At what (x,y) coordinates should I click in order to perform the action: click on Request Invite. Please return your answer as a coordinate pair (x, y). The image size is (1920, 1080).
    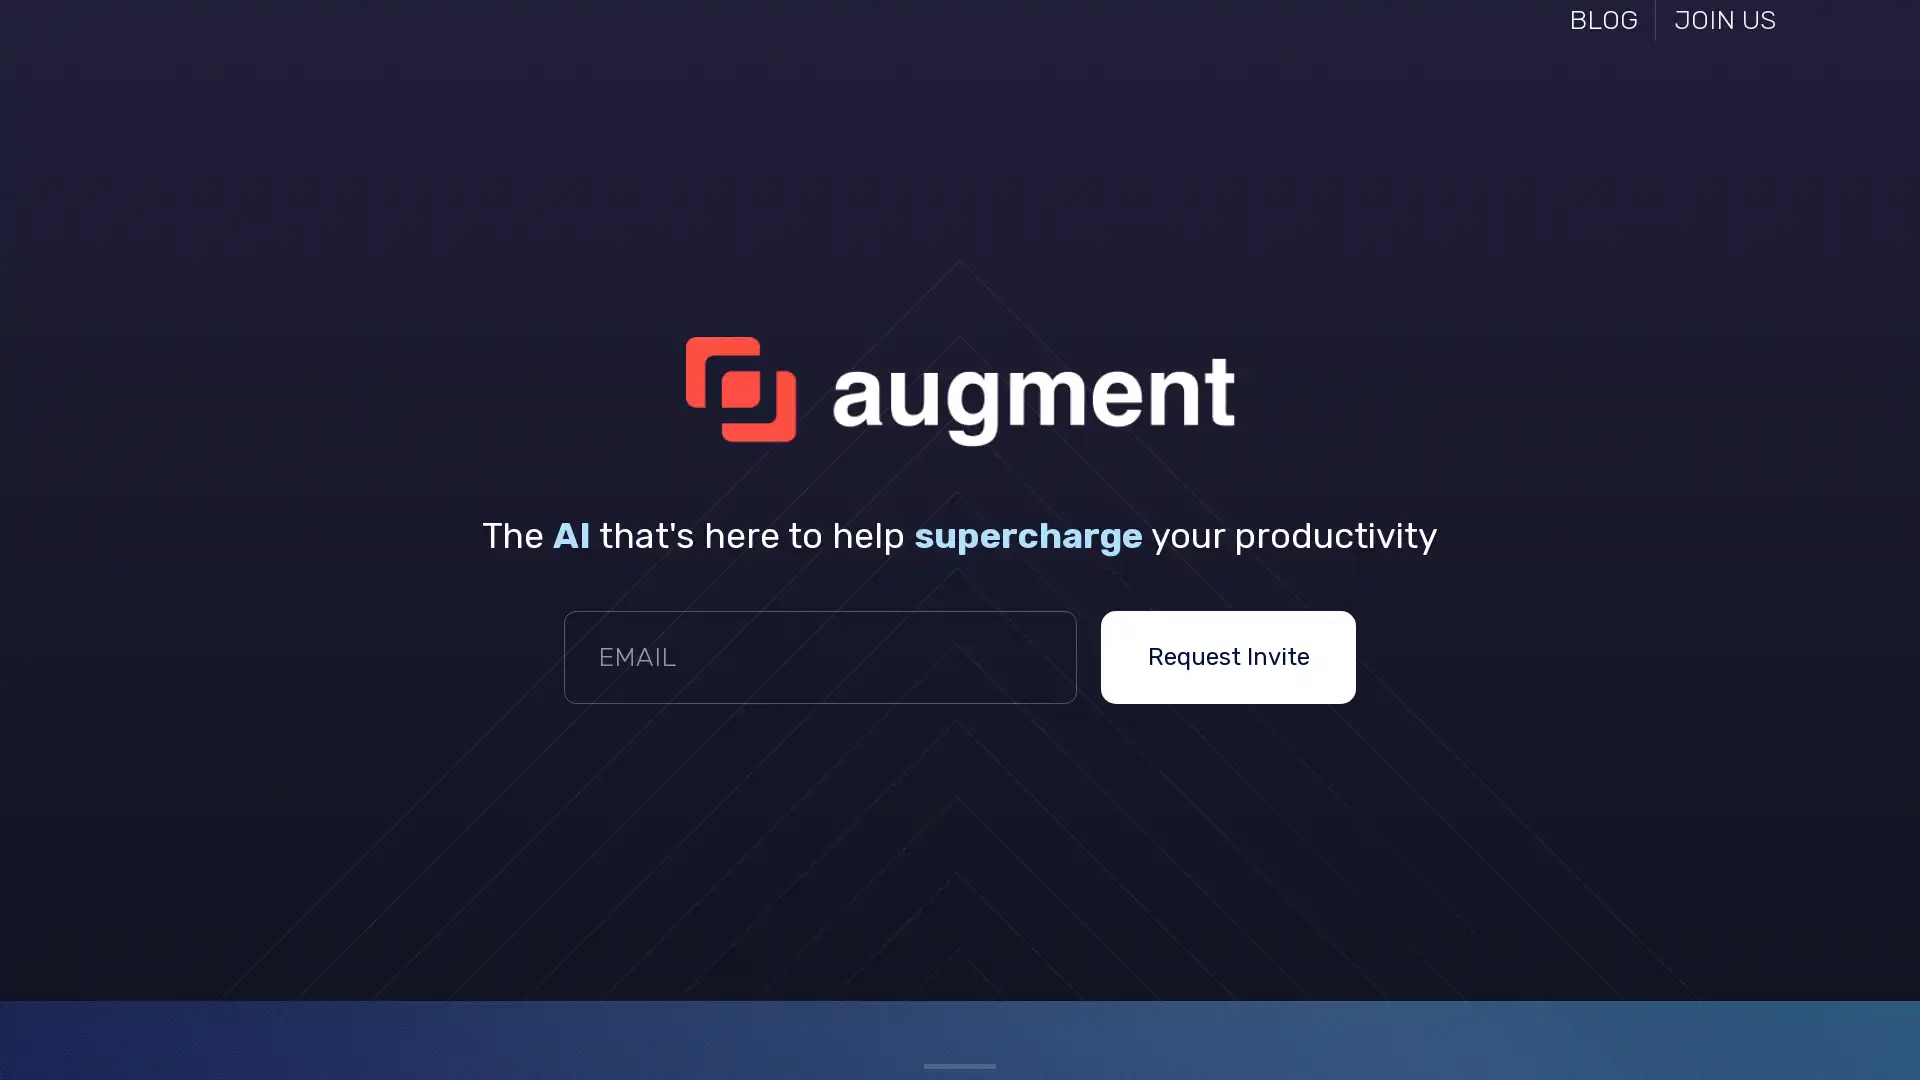
    Looking at the image, I should click on (1227, 656).